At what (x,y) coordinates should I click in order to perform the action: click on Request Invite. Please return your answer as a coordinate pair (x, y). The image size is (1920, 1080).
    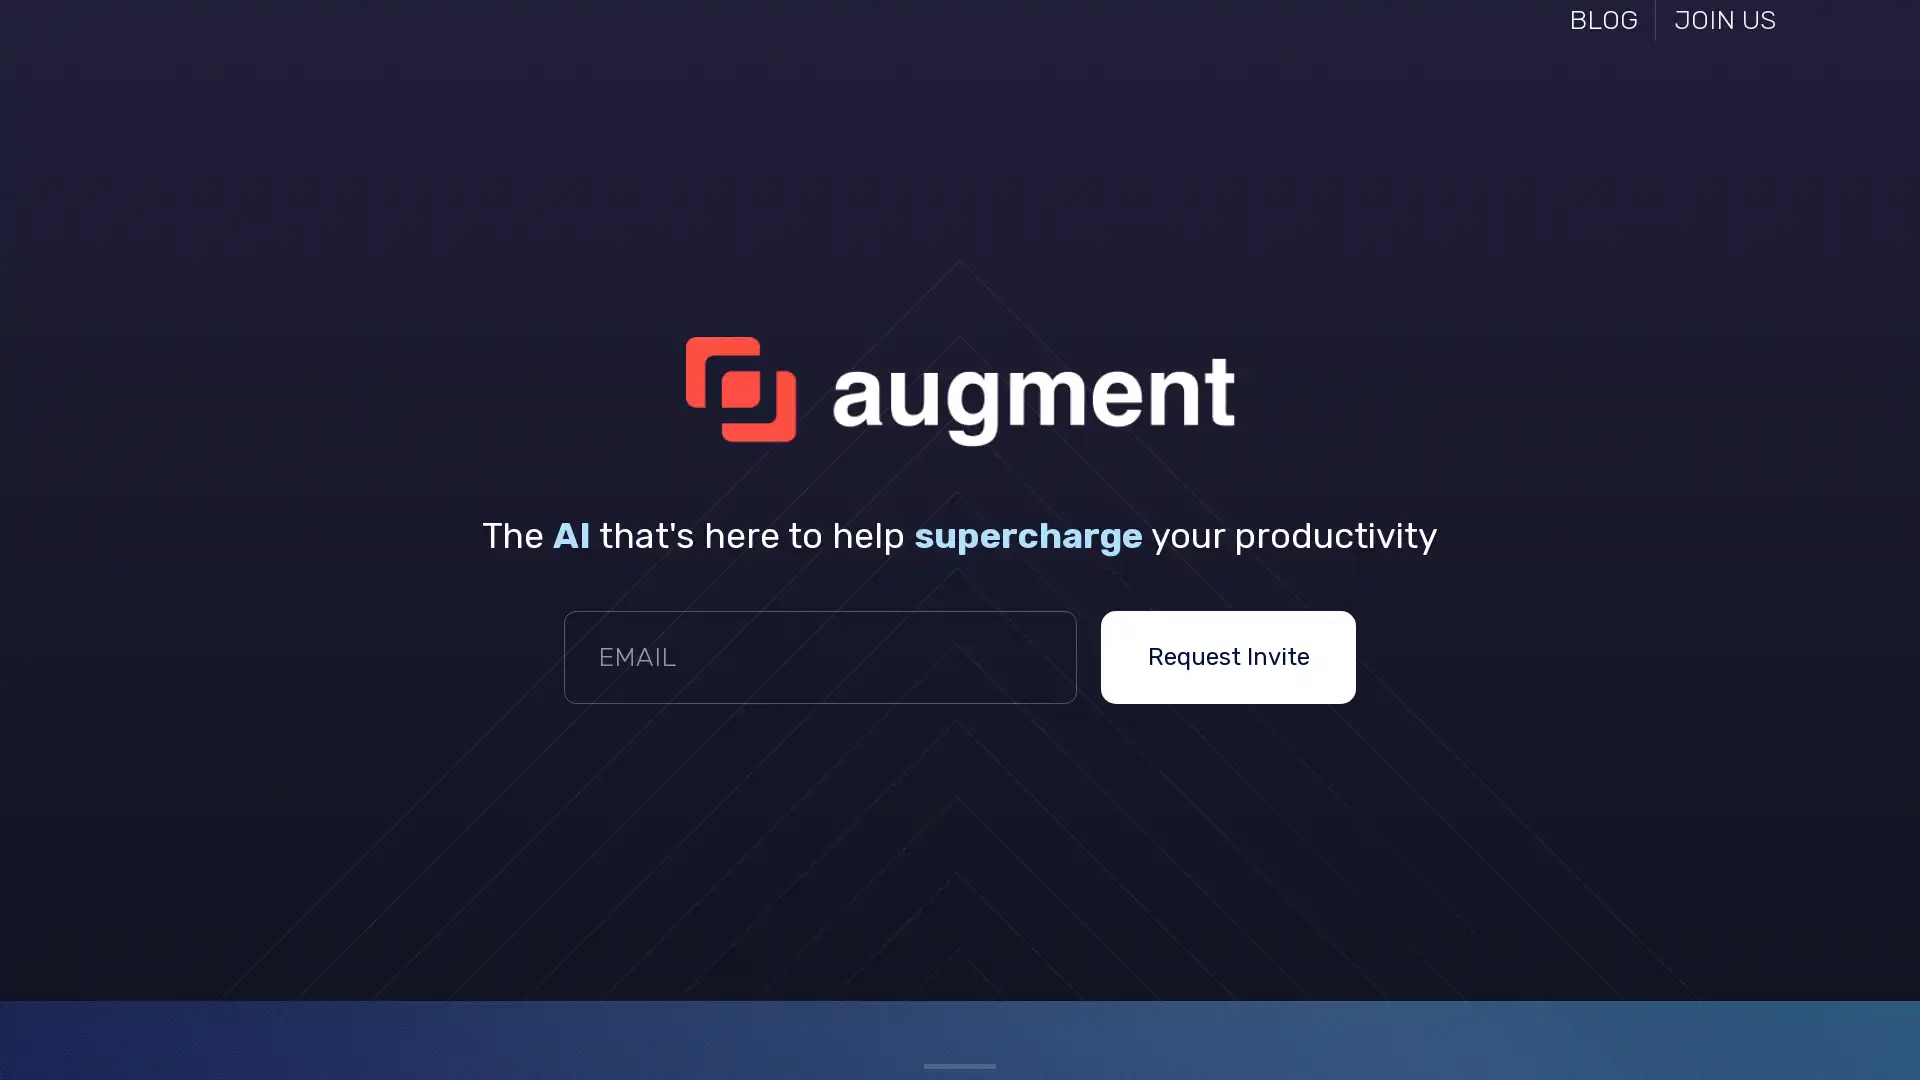
    Looking at the image, I should click on (1227, 656).